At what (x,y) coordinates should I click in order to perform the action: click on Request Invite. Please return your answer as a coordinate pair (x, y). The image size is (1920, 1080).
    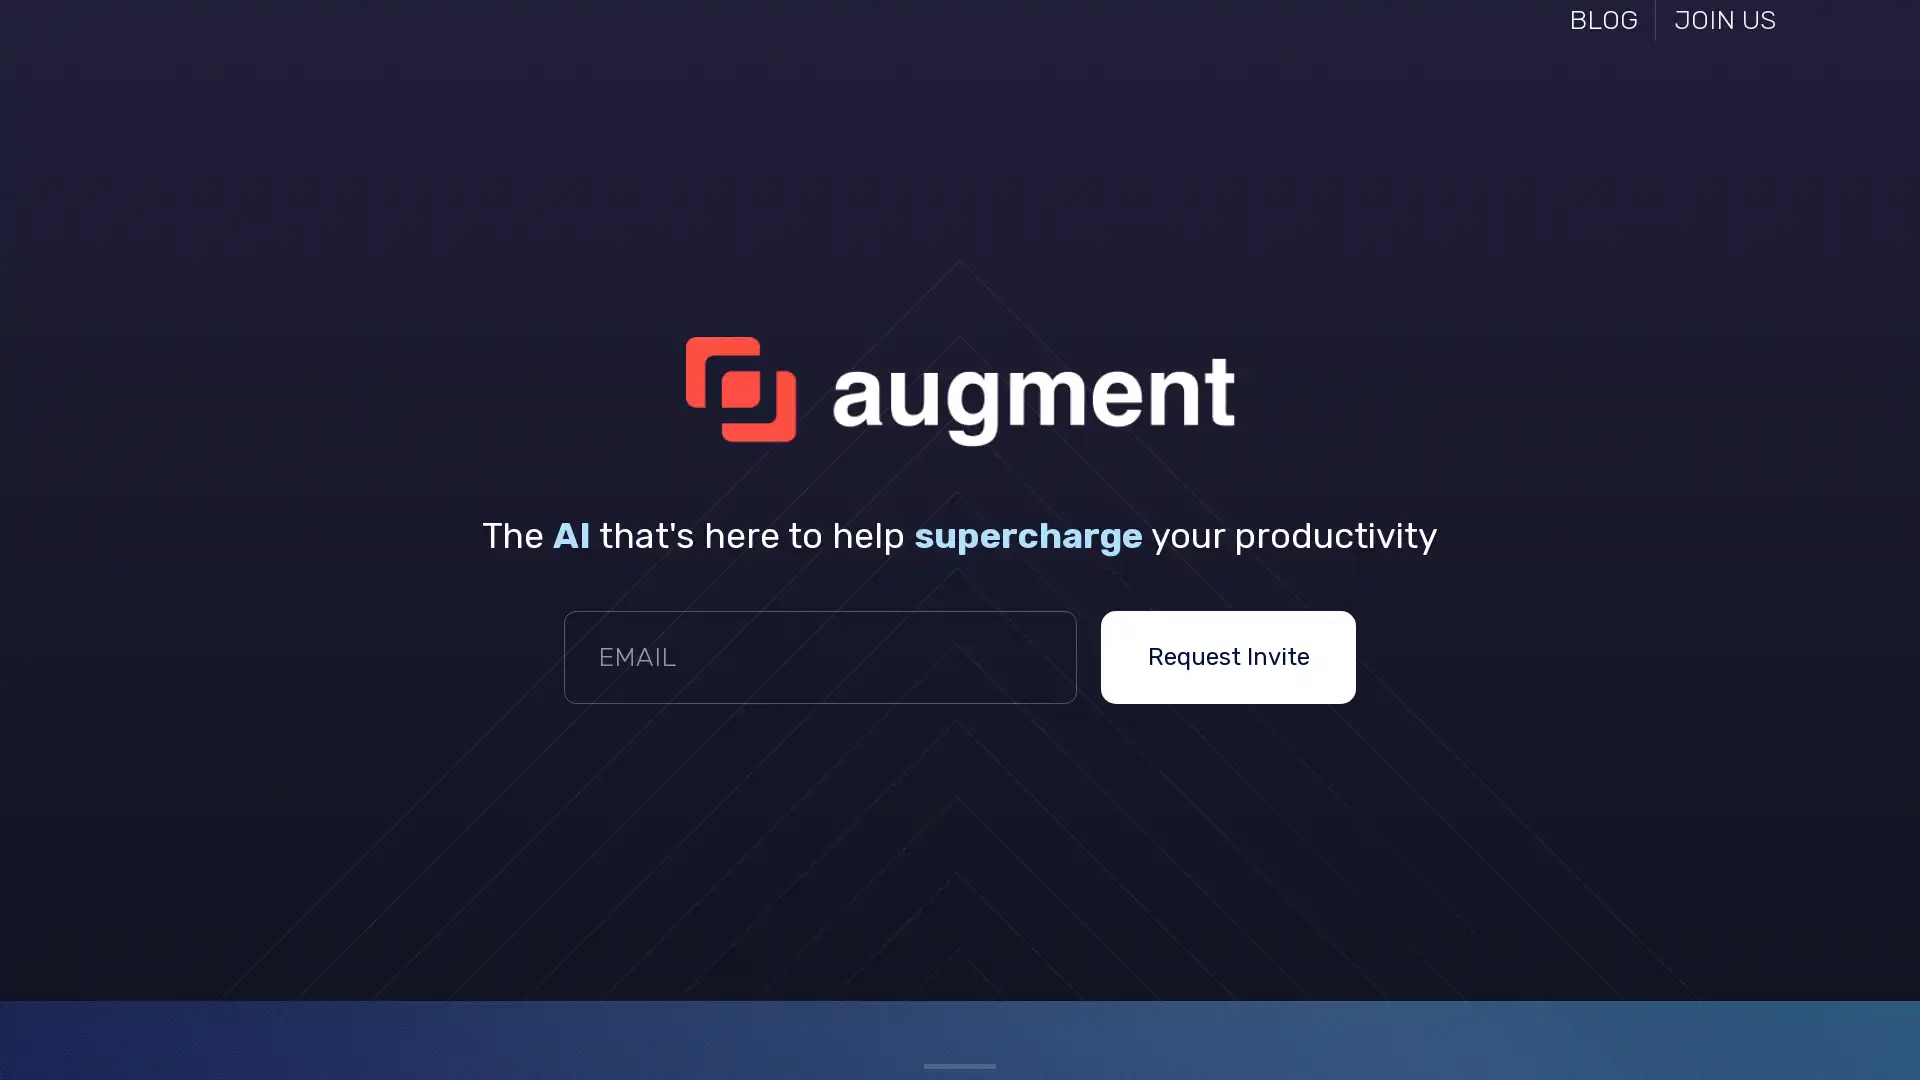
    Looking at the image, I should click on (1227, 656).